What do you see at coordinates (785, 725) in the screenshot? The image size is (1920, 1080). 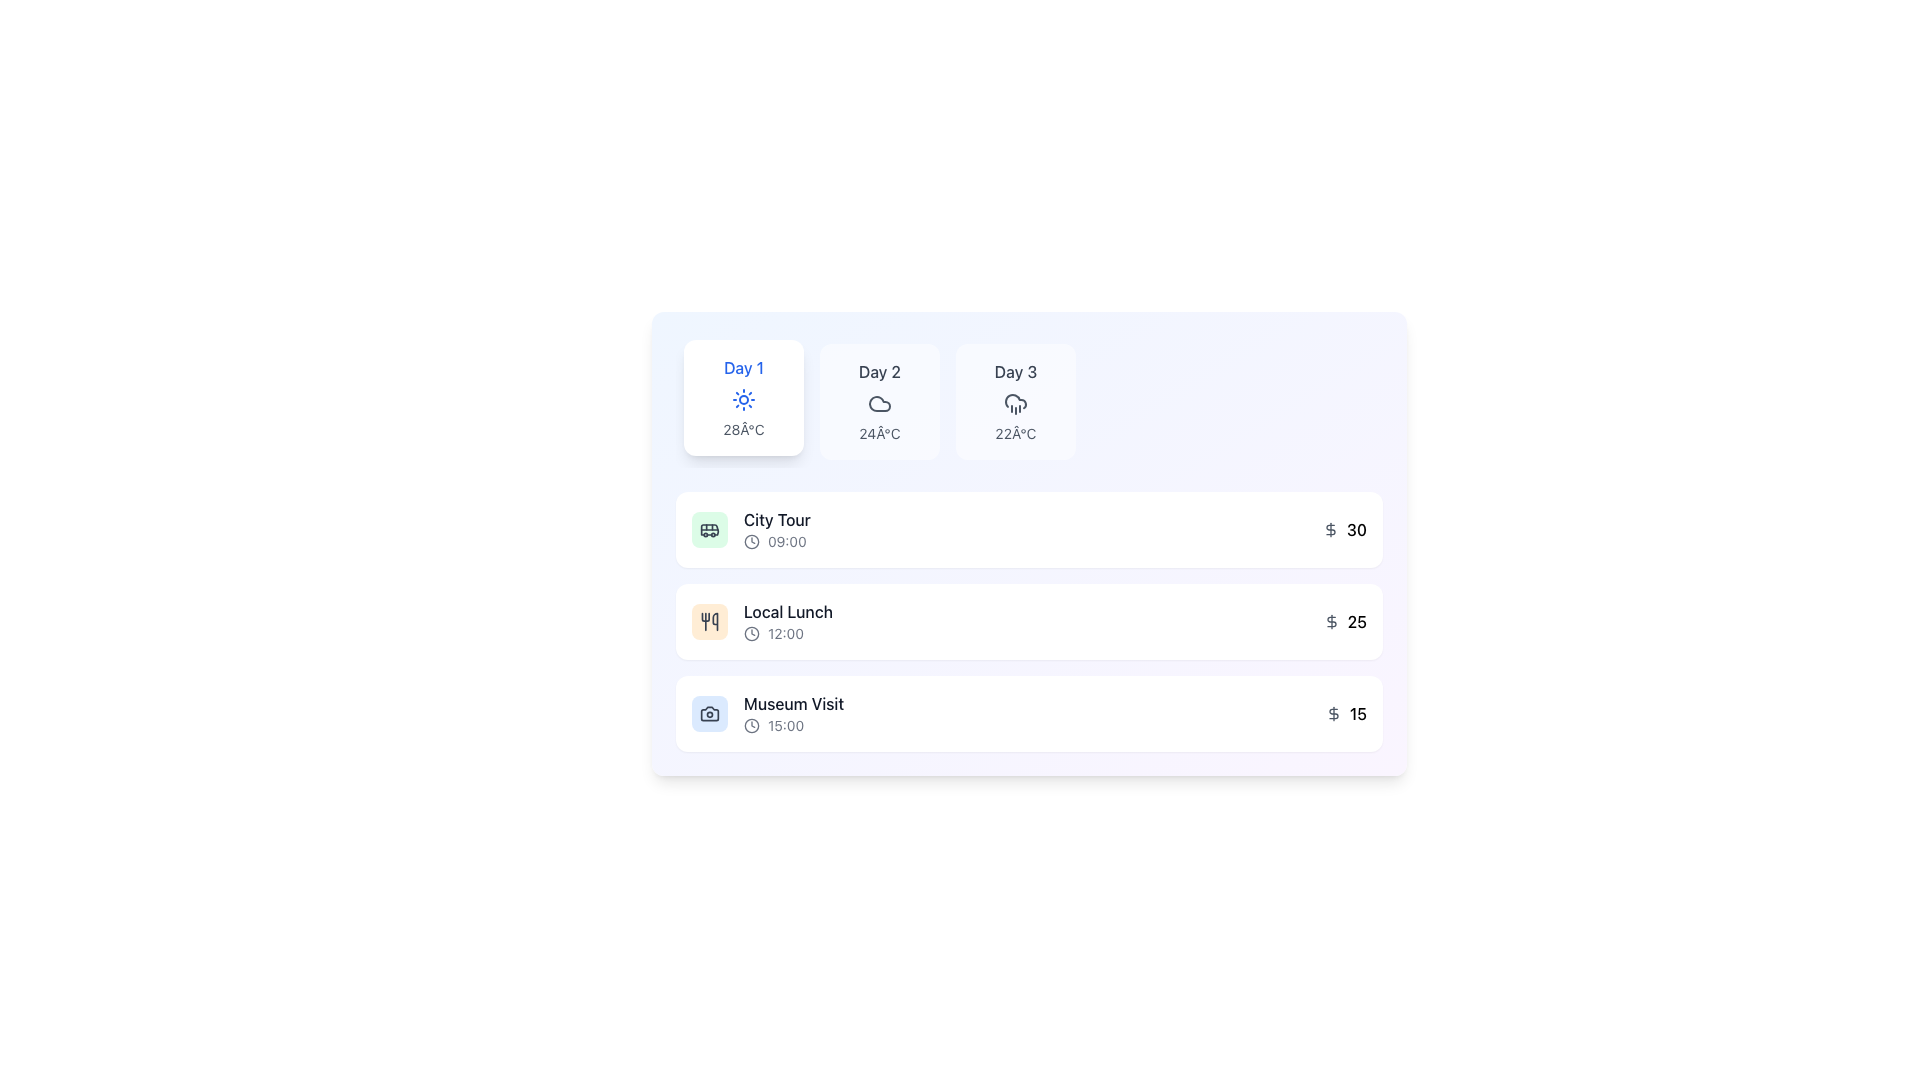 I see `the text label that displays the scheduled time for the 'Museum Visit' activity, located at the bottom-right corner of the section labeled 'Museum Visit'` at bounding box center [785, 725].